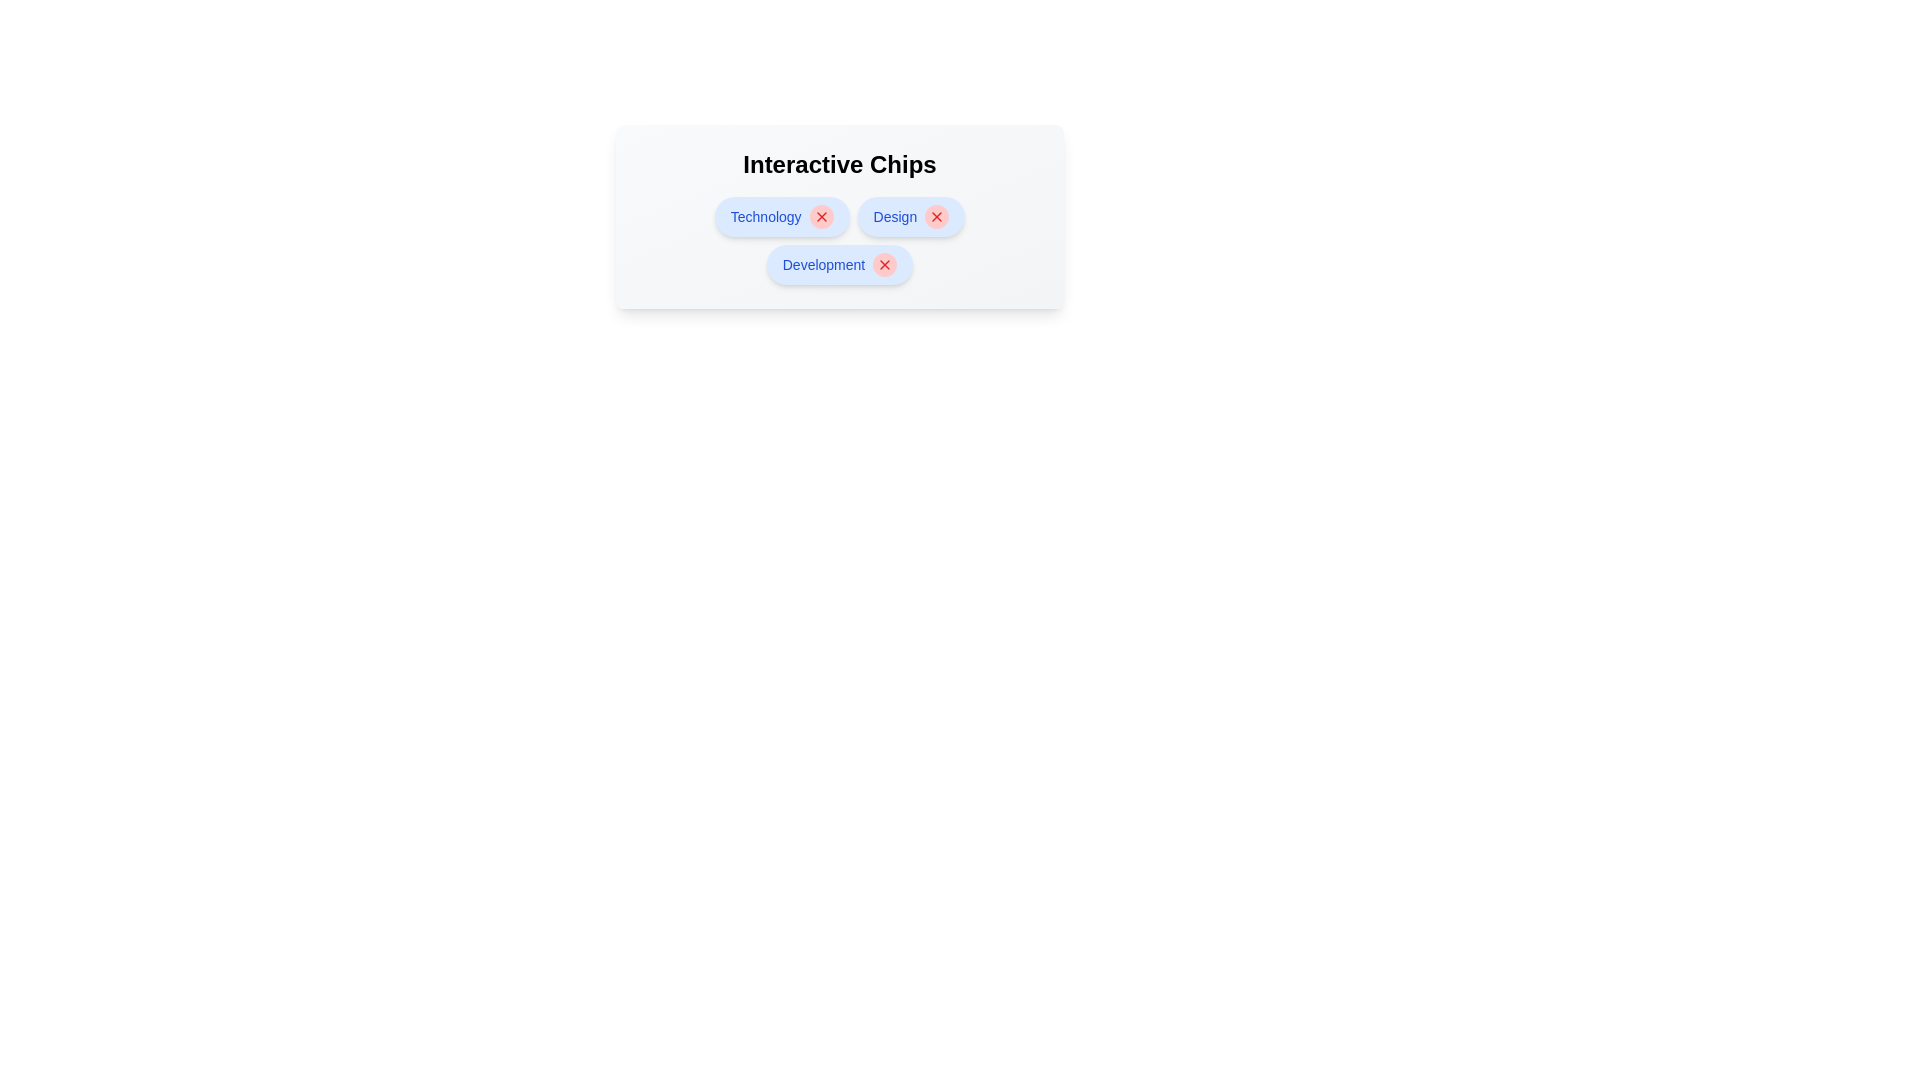  Describe the element at coordinates (840, 264) in the screenshot. I see `the chip labeled 'Development' to view its hover effect` at that location.